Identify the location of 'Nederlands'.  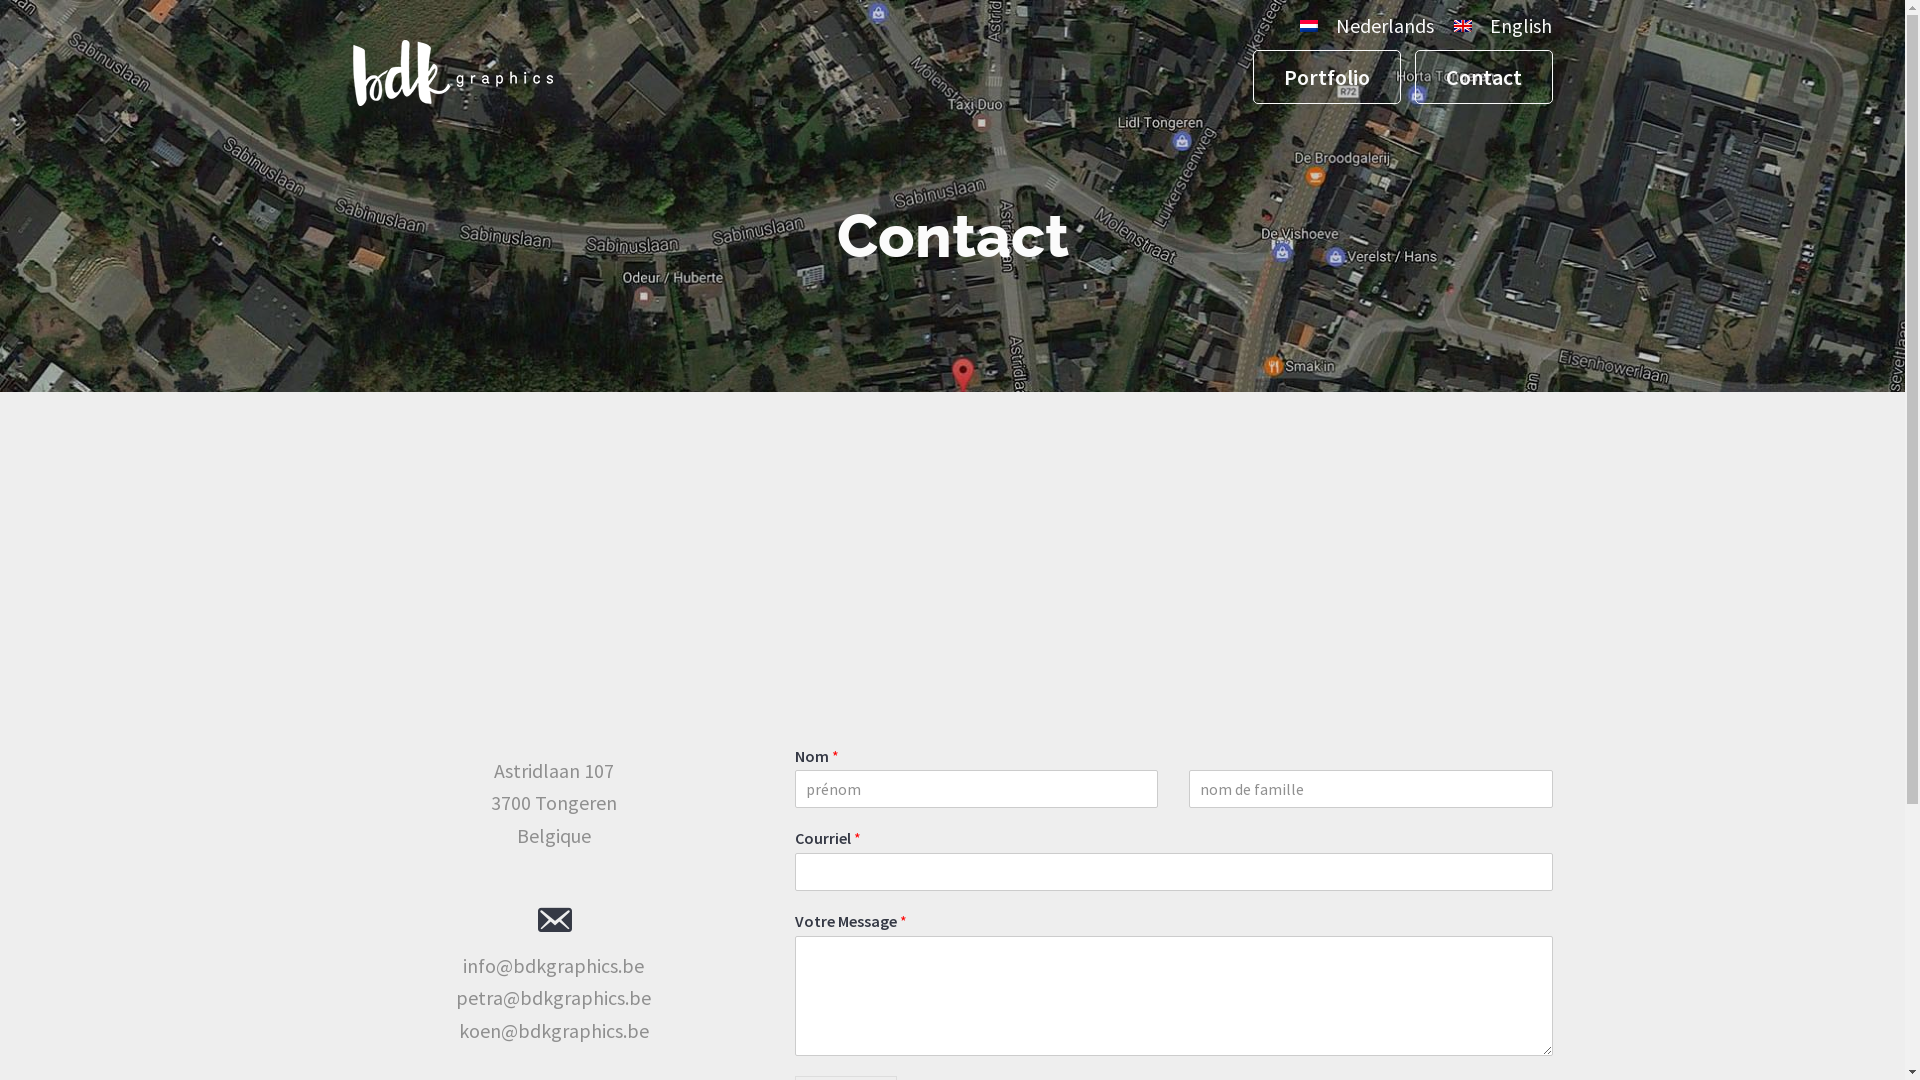
(1309, 26).